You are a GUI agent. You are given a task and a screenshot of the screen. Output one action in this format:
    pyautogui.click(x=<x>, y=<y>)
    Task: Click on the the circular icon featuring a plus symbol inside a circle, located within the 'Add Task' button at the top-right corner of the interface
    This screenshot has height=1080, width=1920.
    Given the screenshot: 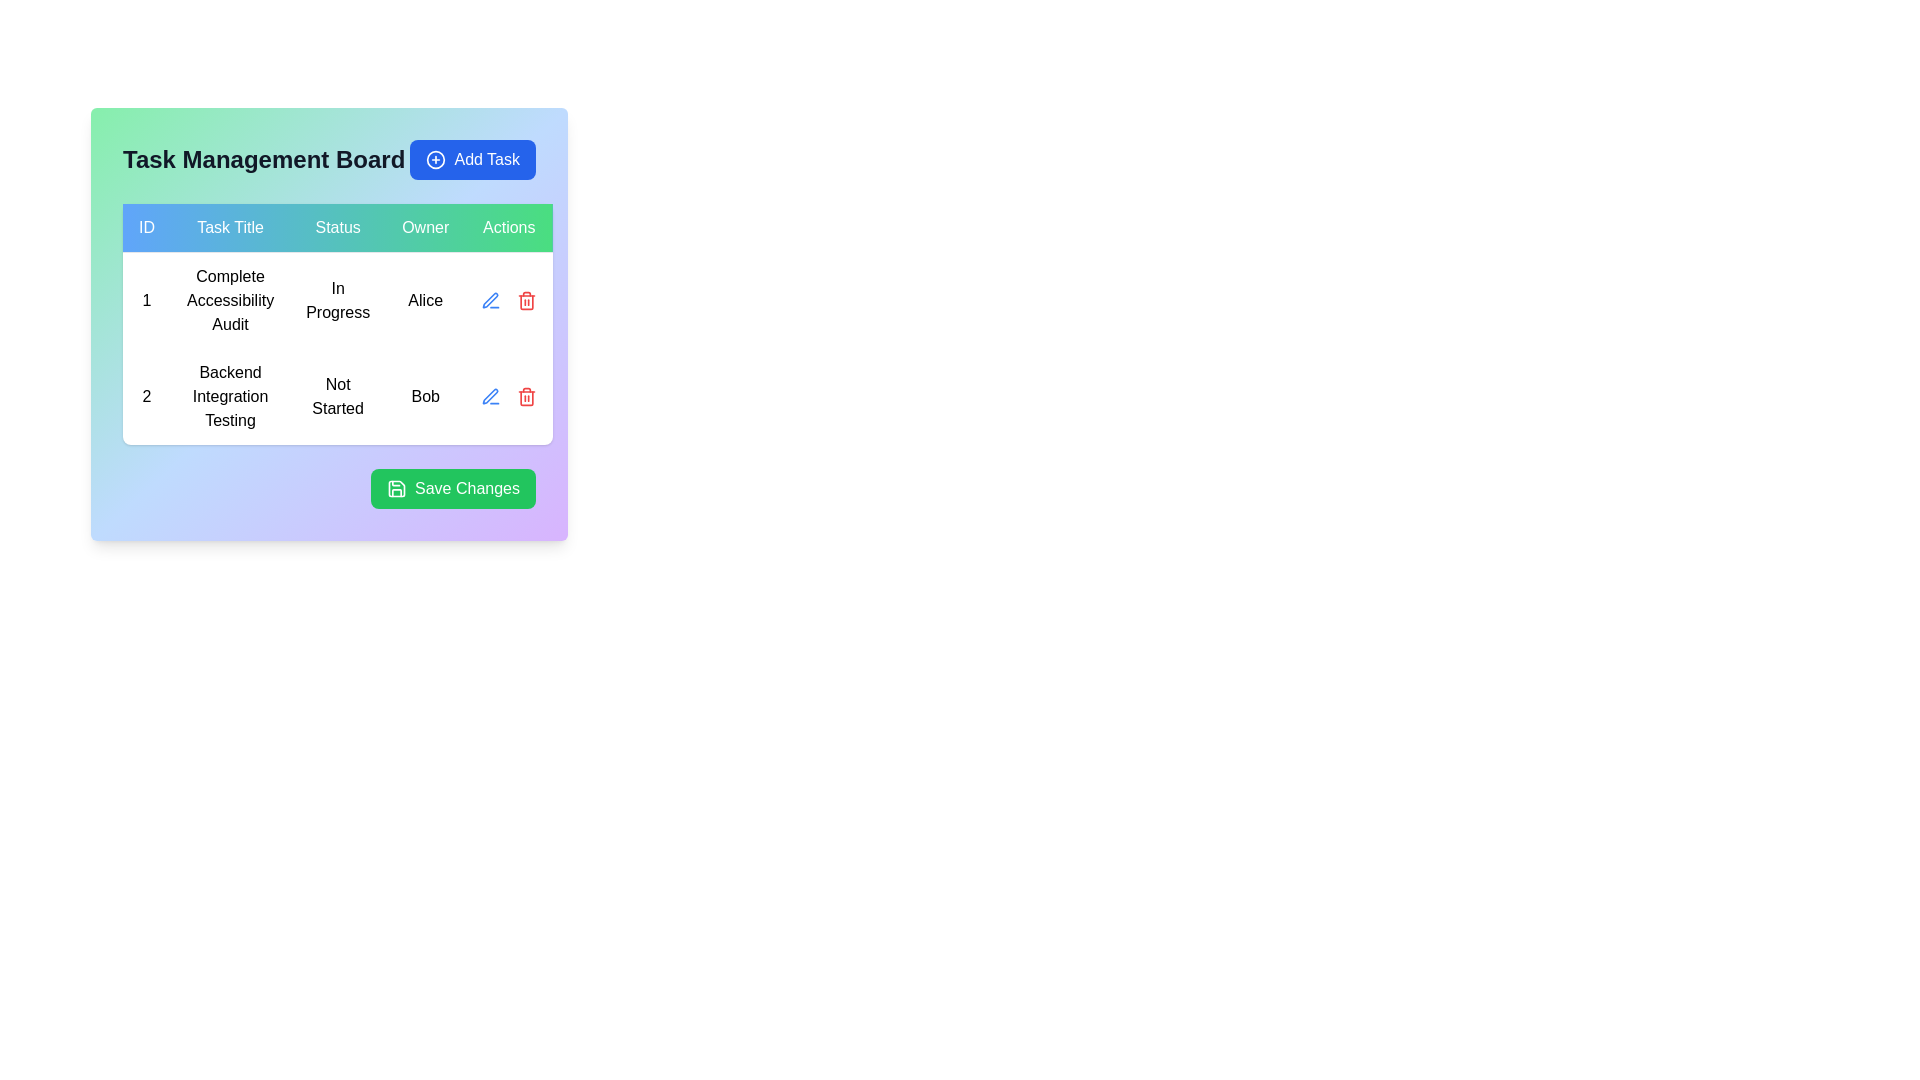 What is the action you would take?
    pyautogui.click(x=435, y=158)
    